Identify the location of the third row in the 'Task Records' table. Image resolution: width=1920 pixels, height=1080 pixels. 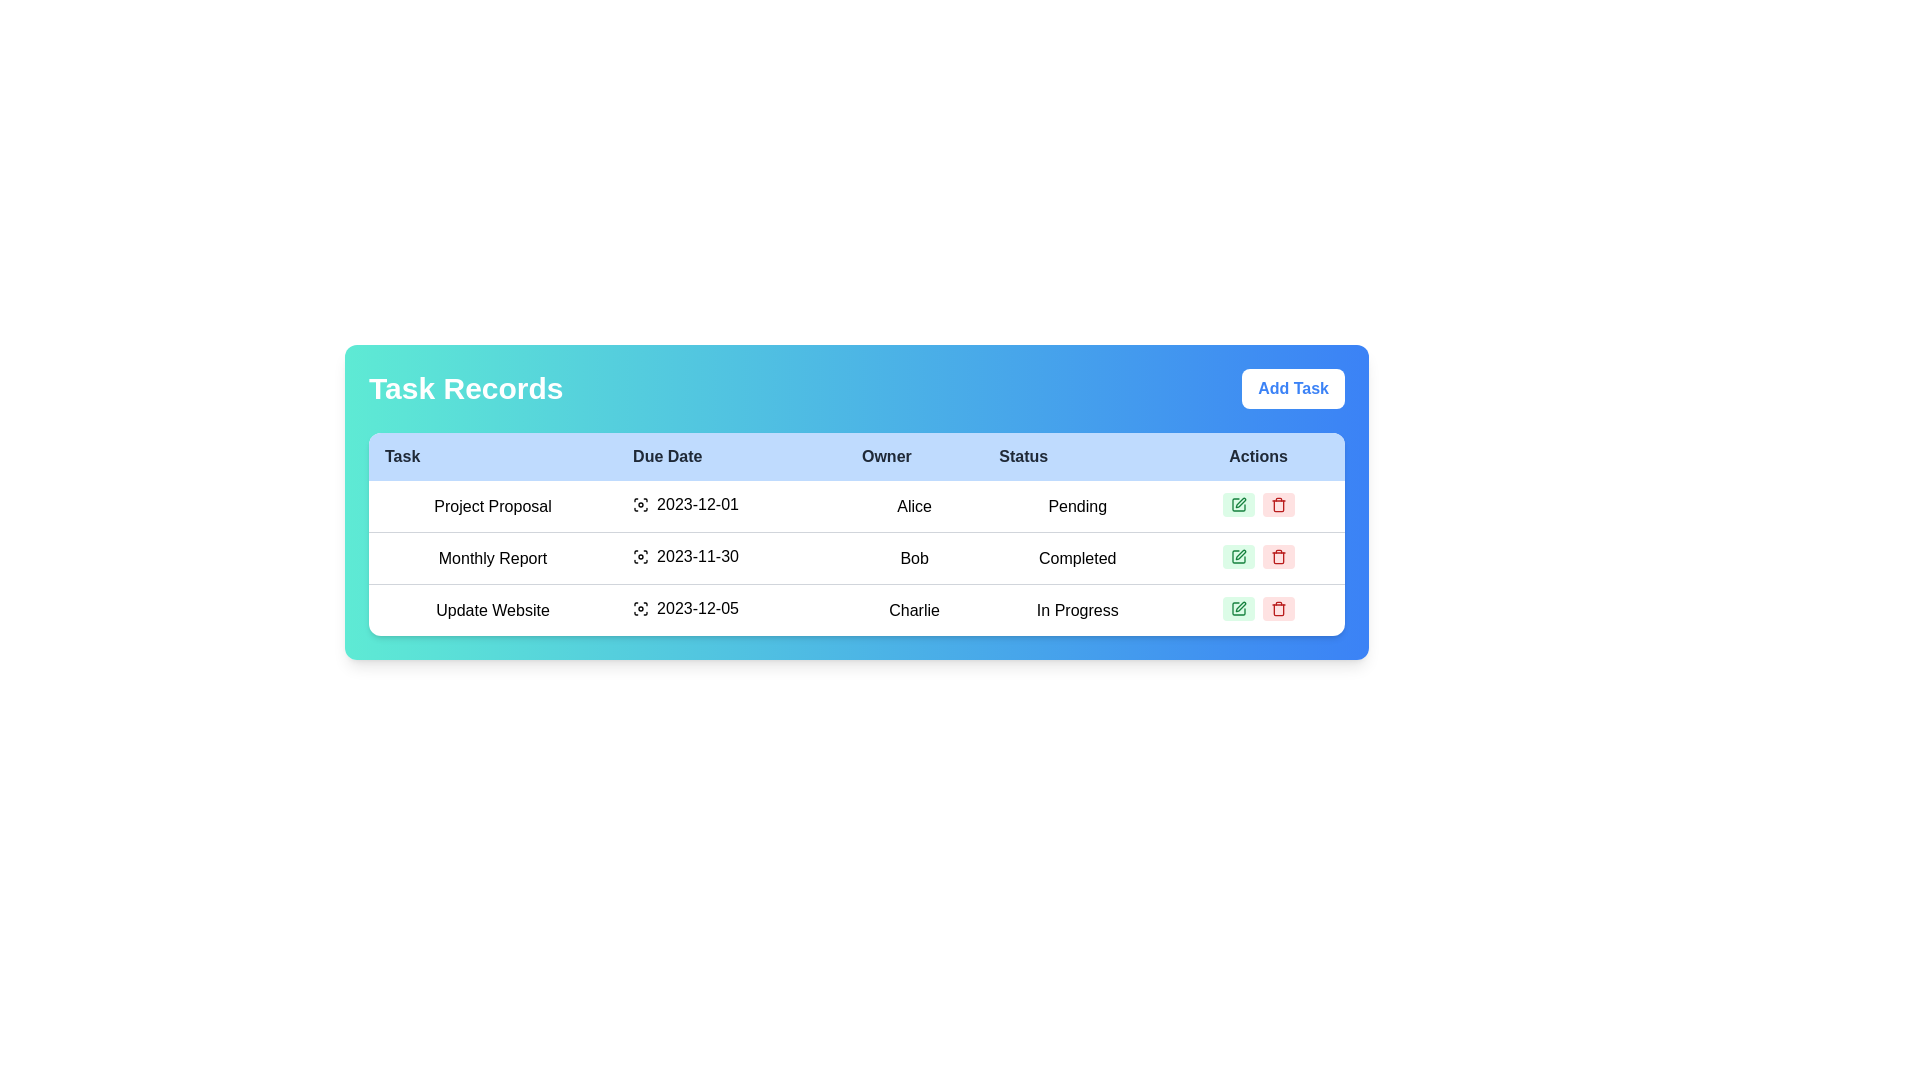
(857, 608).